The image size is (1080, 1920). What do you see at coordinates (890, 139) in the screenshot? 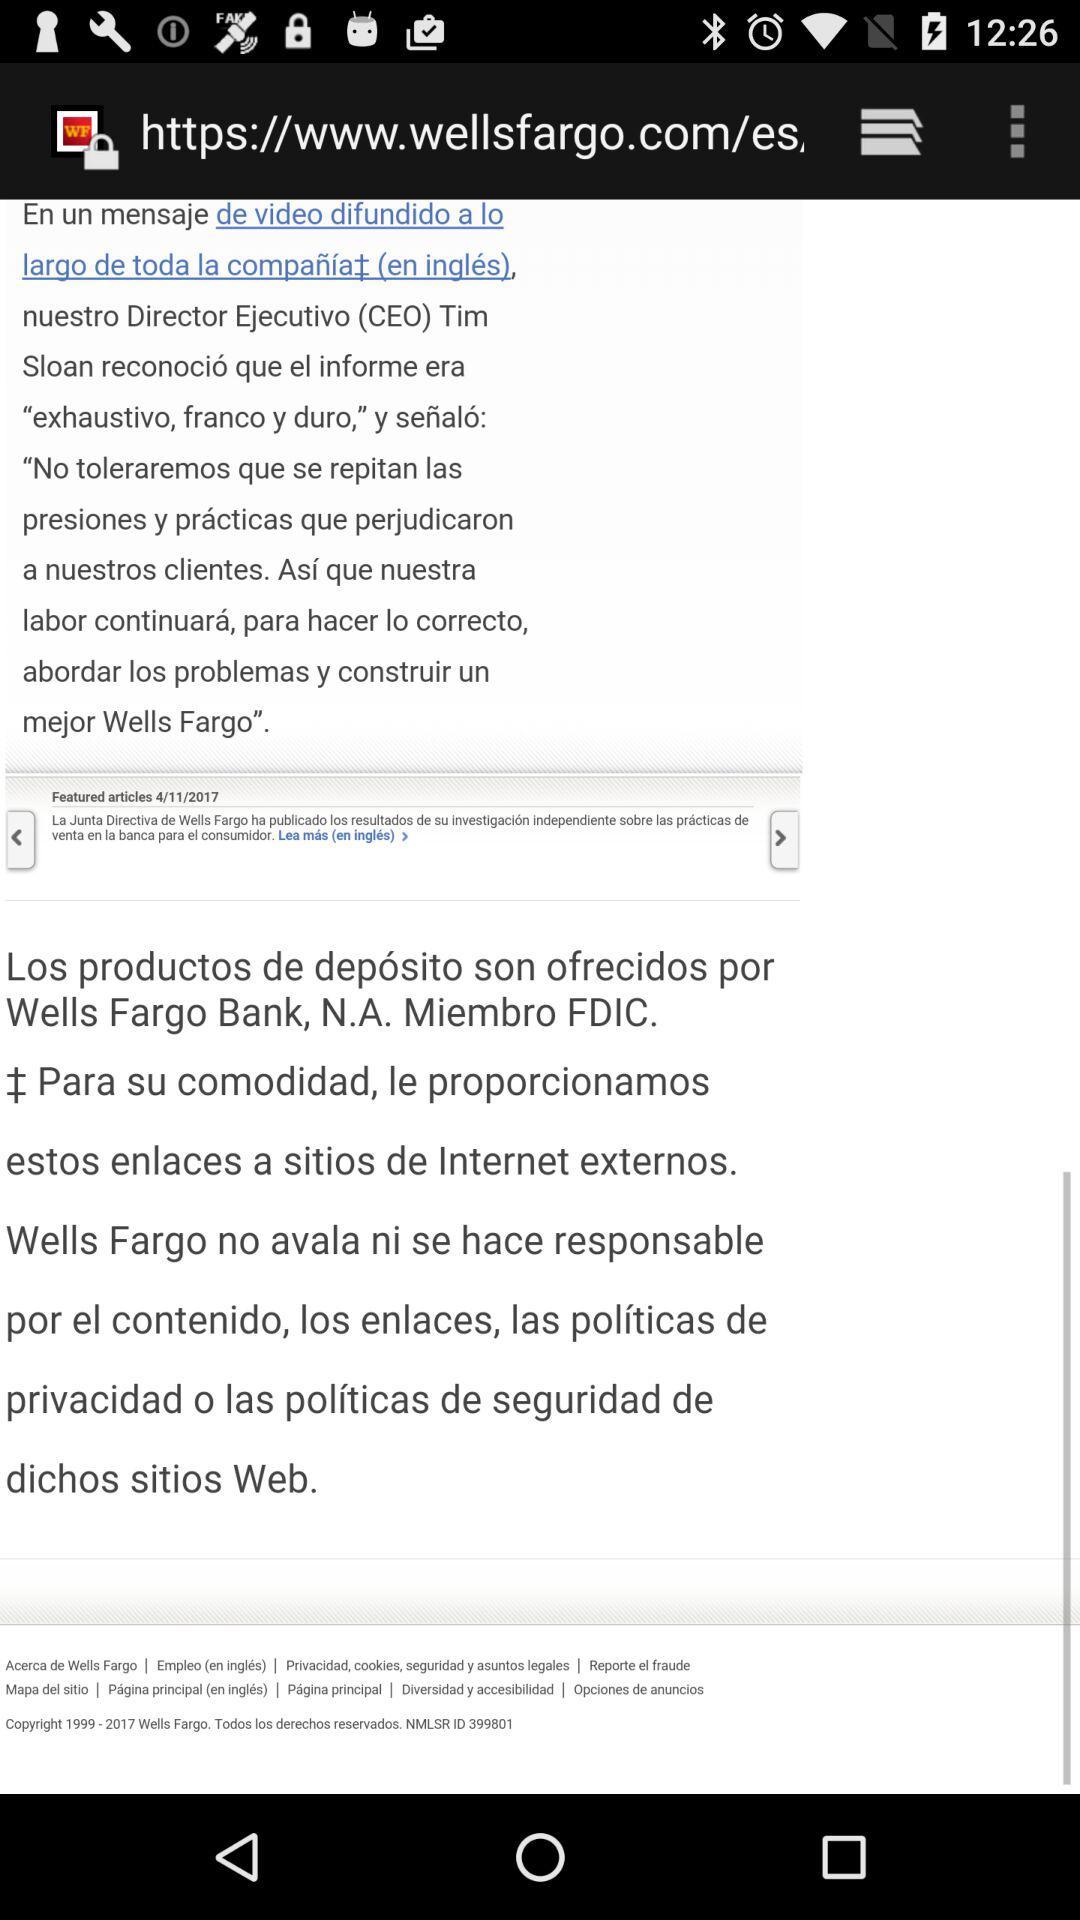
I see `the switcher icon` at bounding box center [890, 139].